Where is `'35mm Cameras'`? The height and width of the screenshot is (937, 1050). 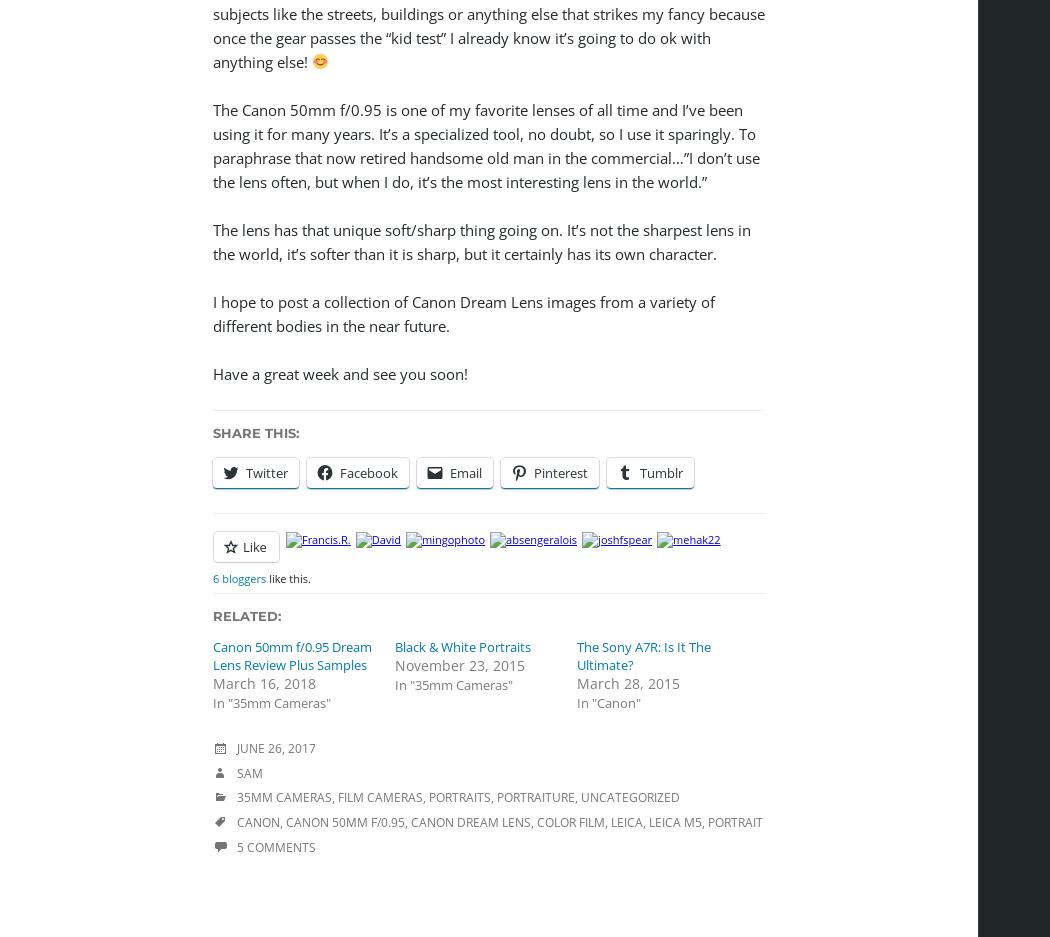 '35mm Cameras' is located at coordinates (236, 796).